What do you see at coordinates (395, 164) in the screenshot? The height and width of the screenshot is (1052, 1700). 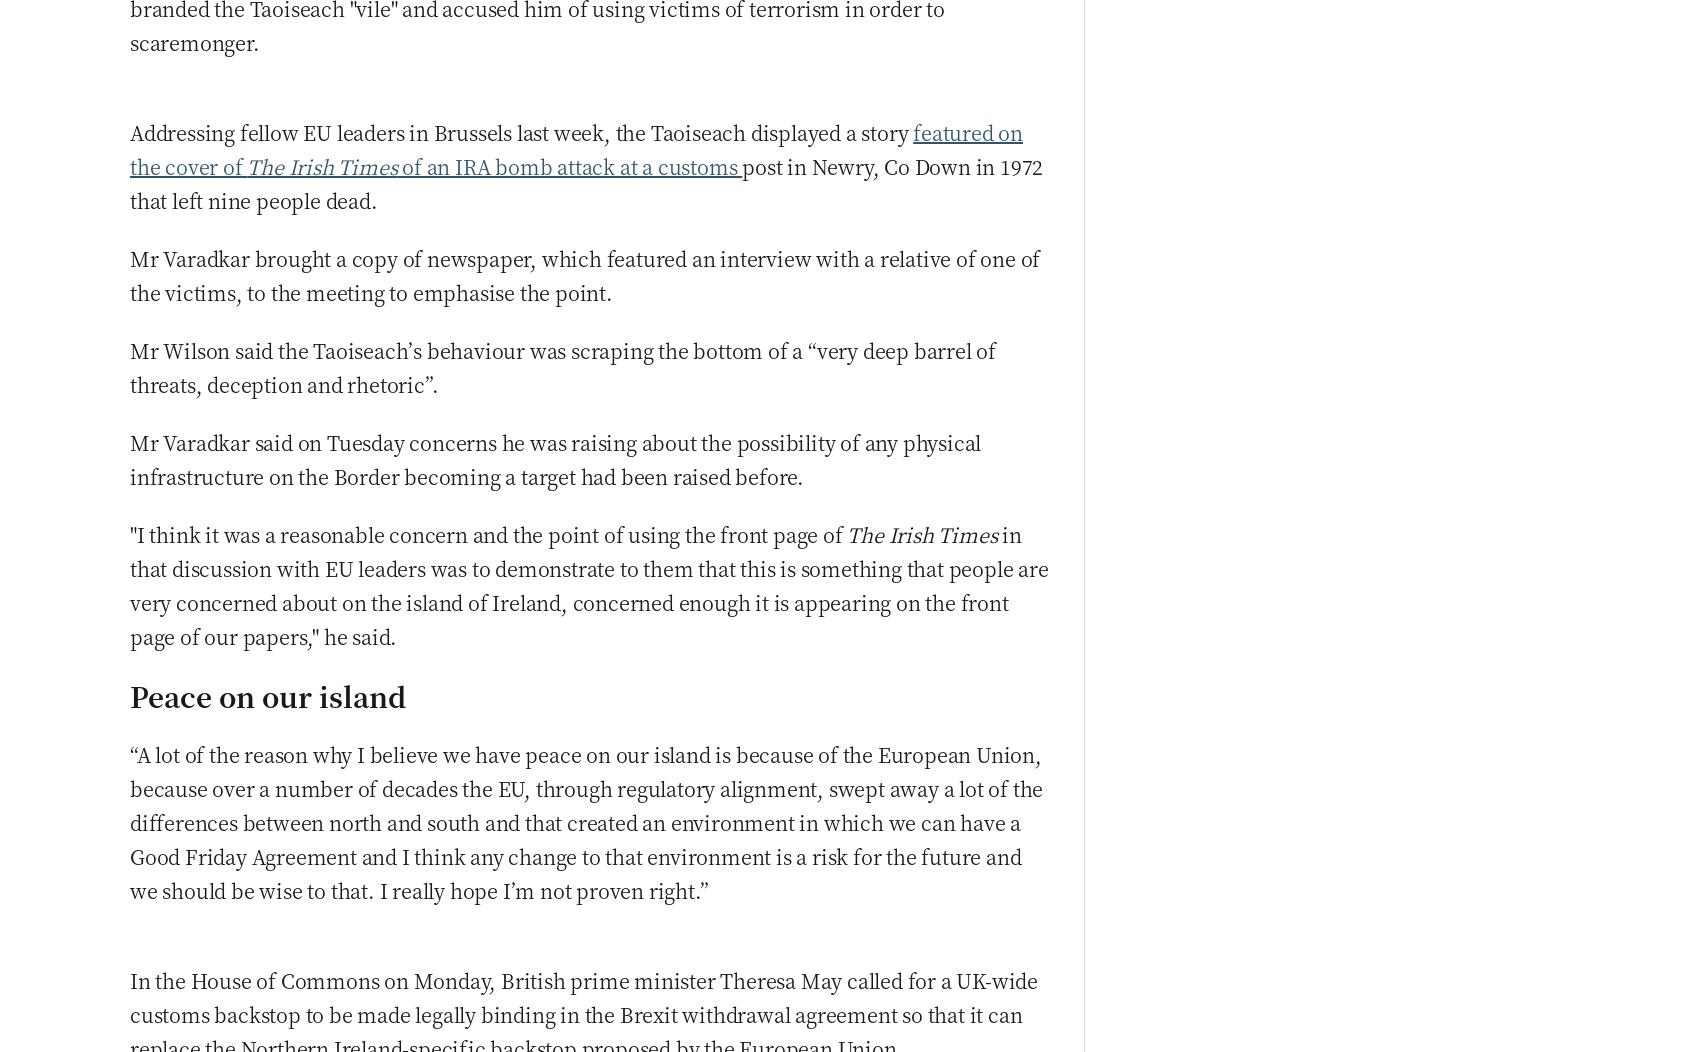 I see `'of an IRA bomb attack at a customs'` at bounding box center [395, 164].